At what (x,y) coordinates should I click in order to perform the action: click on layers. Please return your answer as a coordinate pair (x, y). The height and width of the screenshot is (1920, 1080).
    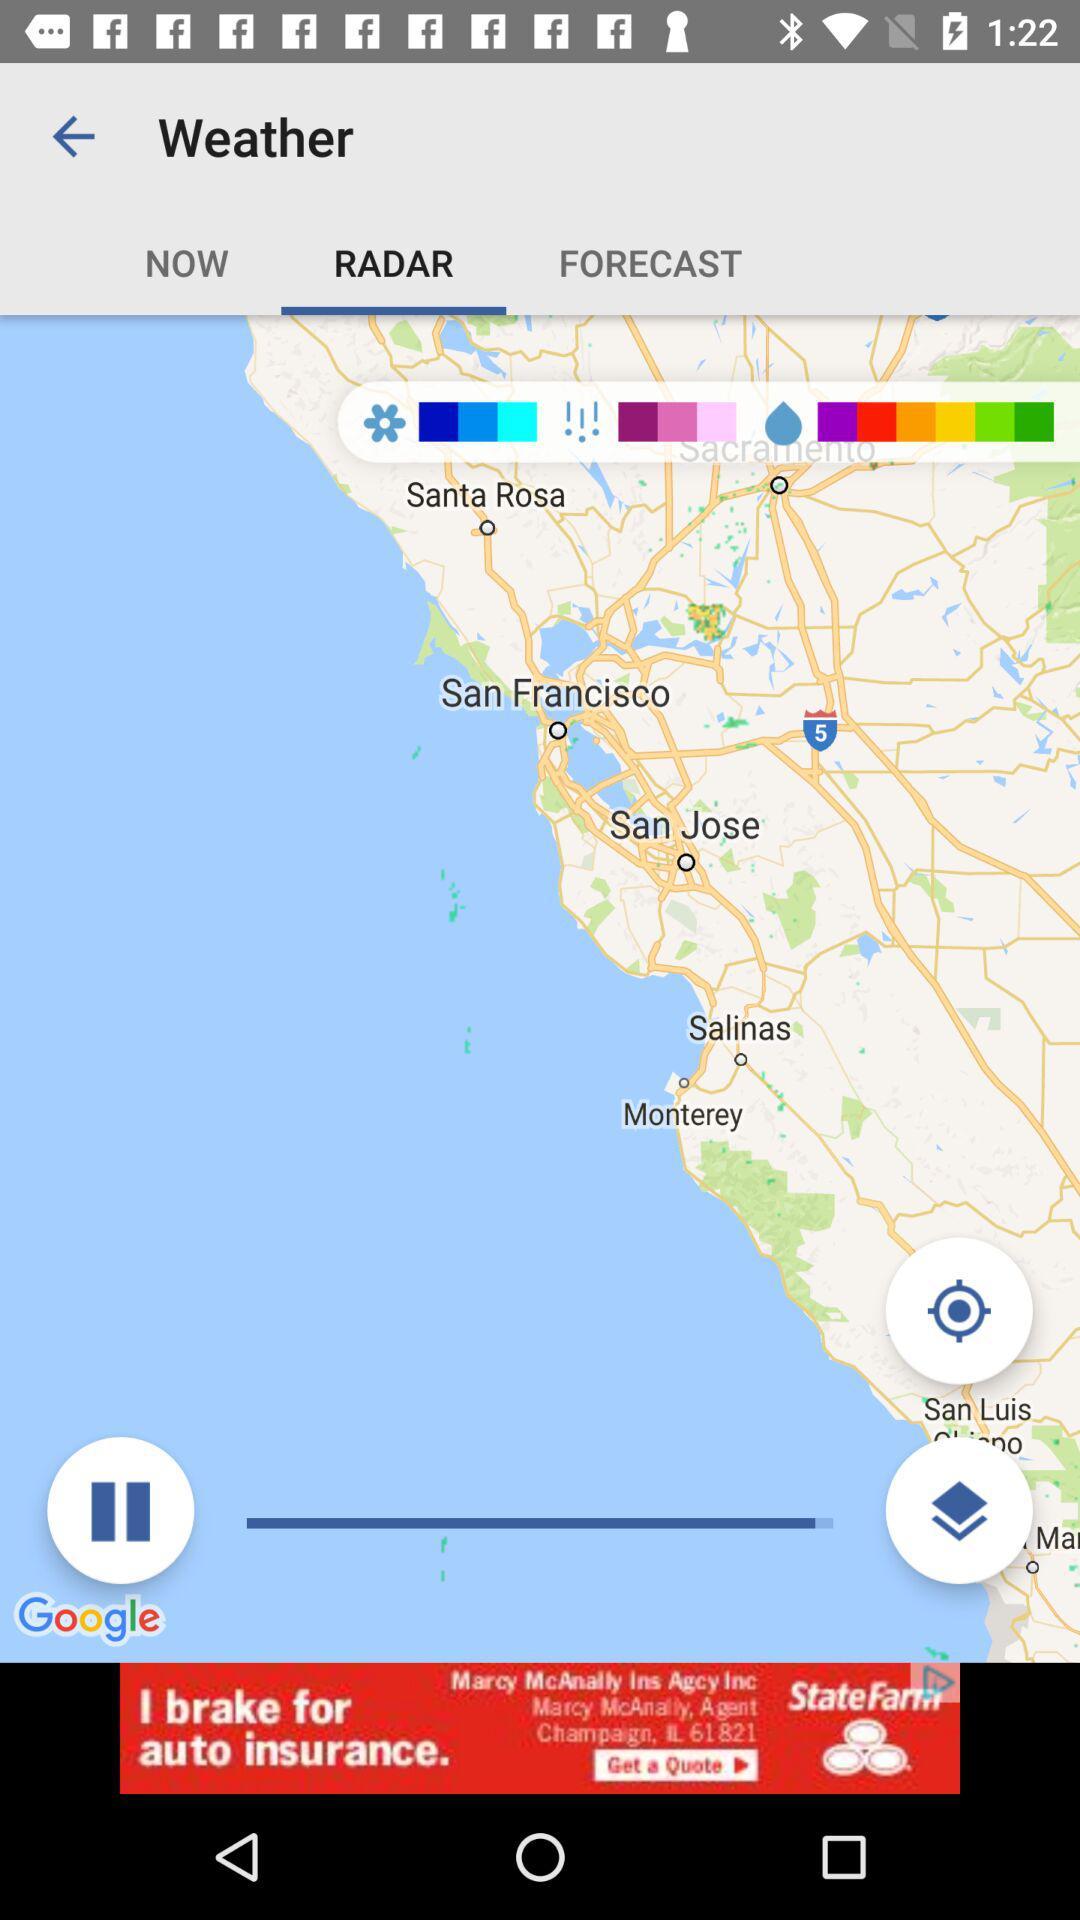
    Looking at the image, I should click on (958, 1510).